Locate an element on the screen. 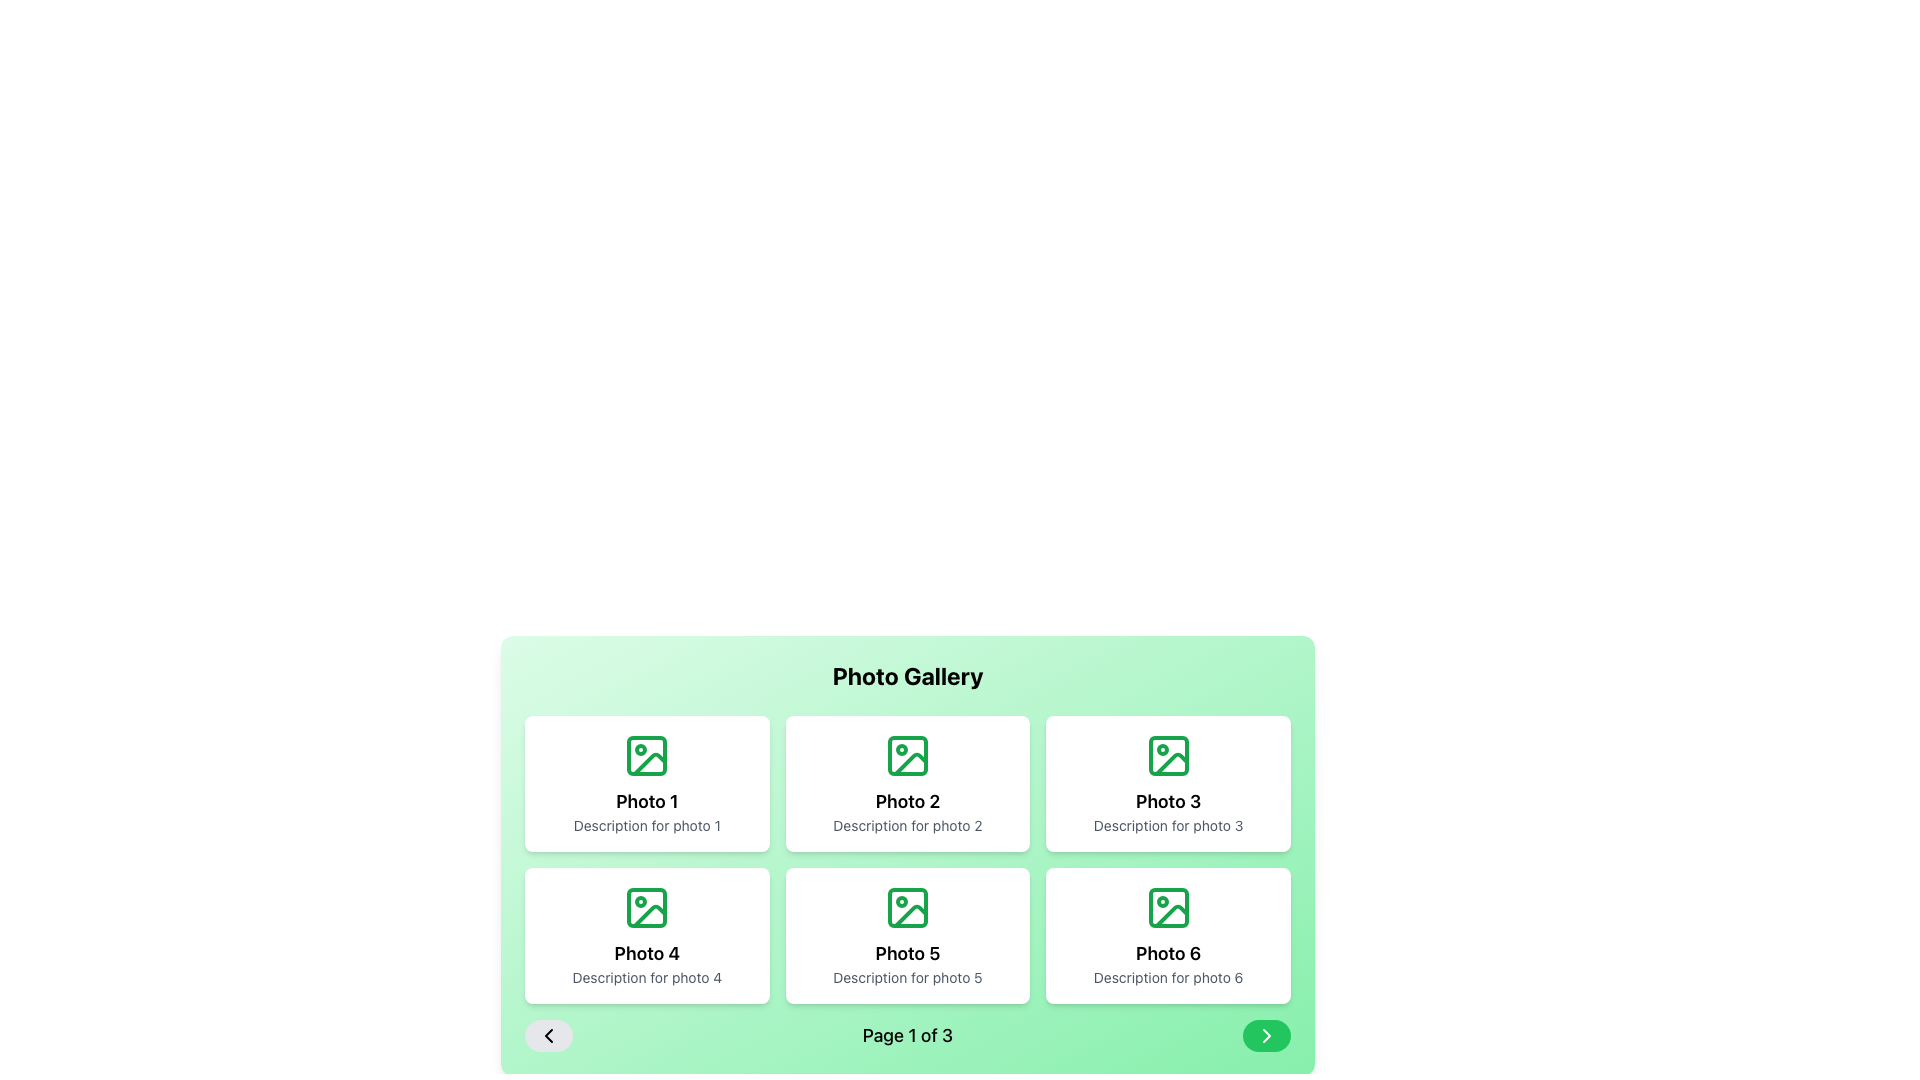 Image resolution: width=1920 pixels, height=1080 pixels. the text label displaying 'Photo 4' which is located in the center of a card-like element in the second row and first column of a 2x3 grid layout is located at coordinates (647, 952).